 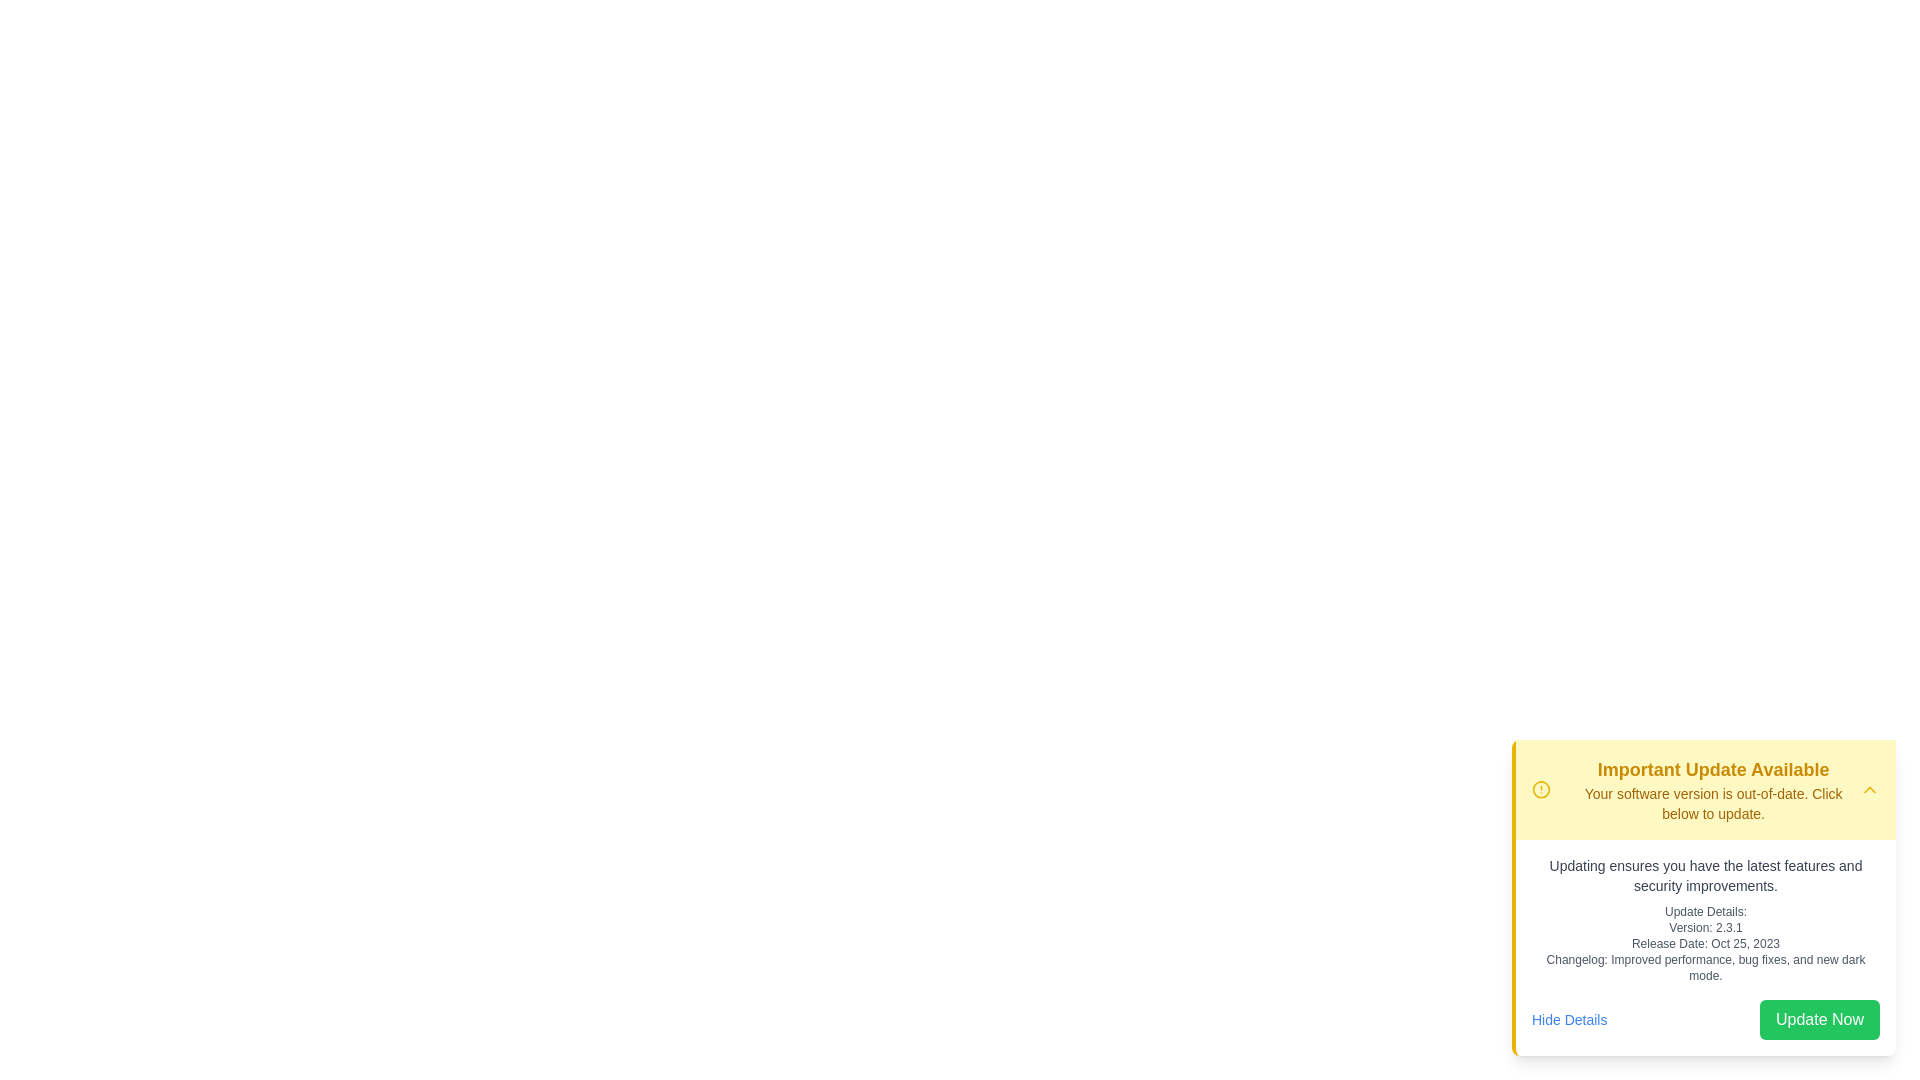 I want to click on the text label that notifies the user about the outdated software version, located below the header 'Important Update Available' in the yellow notification box, so click(x=1712, y=802).